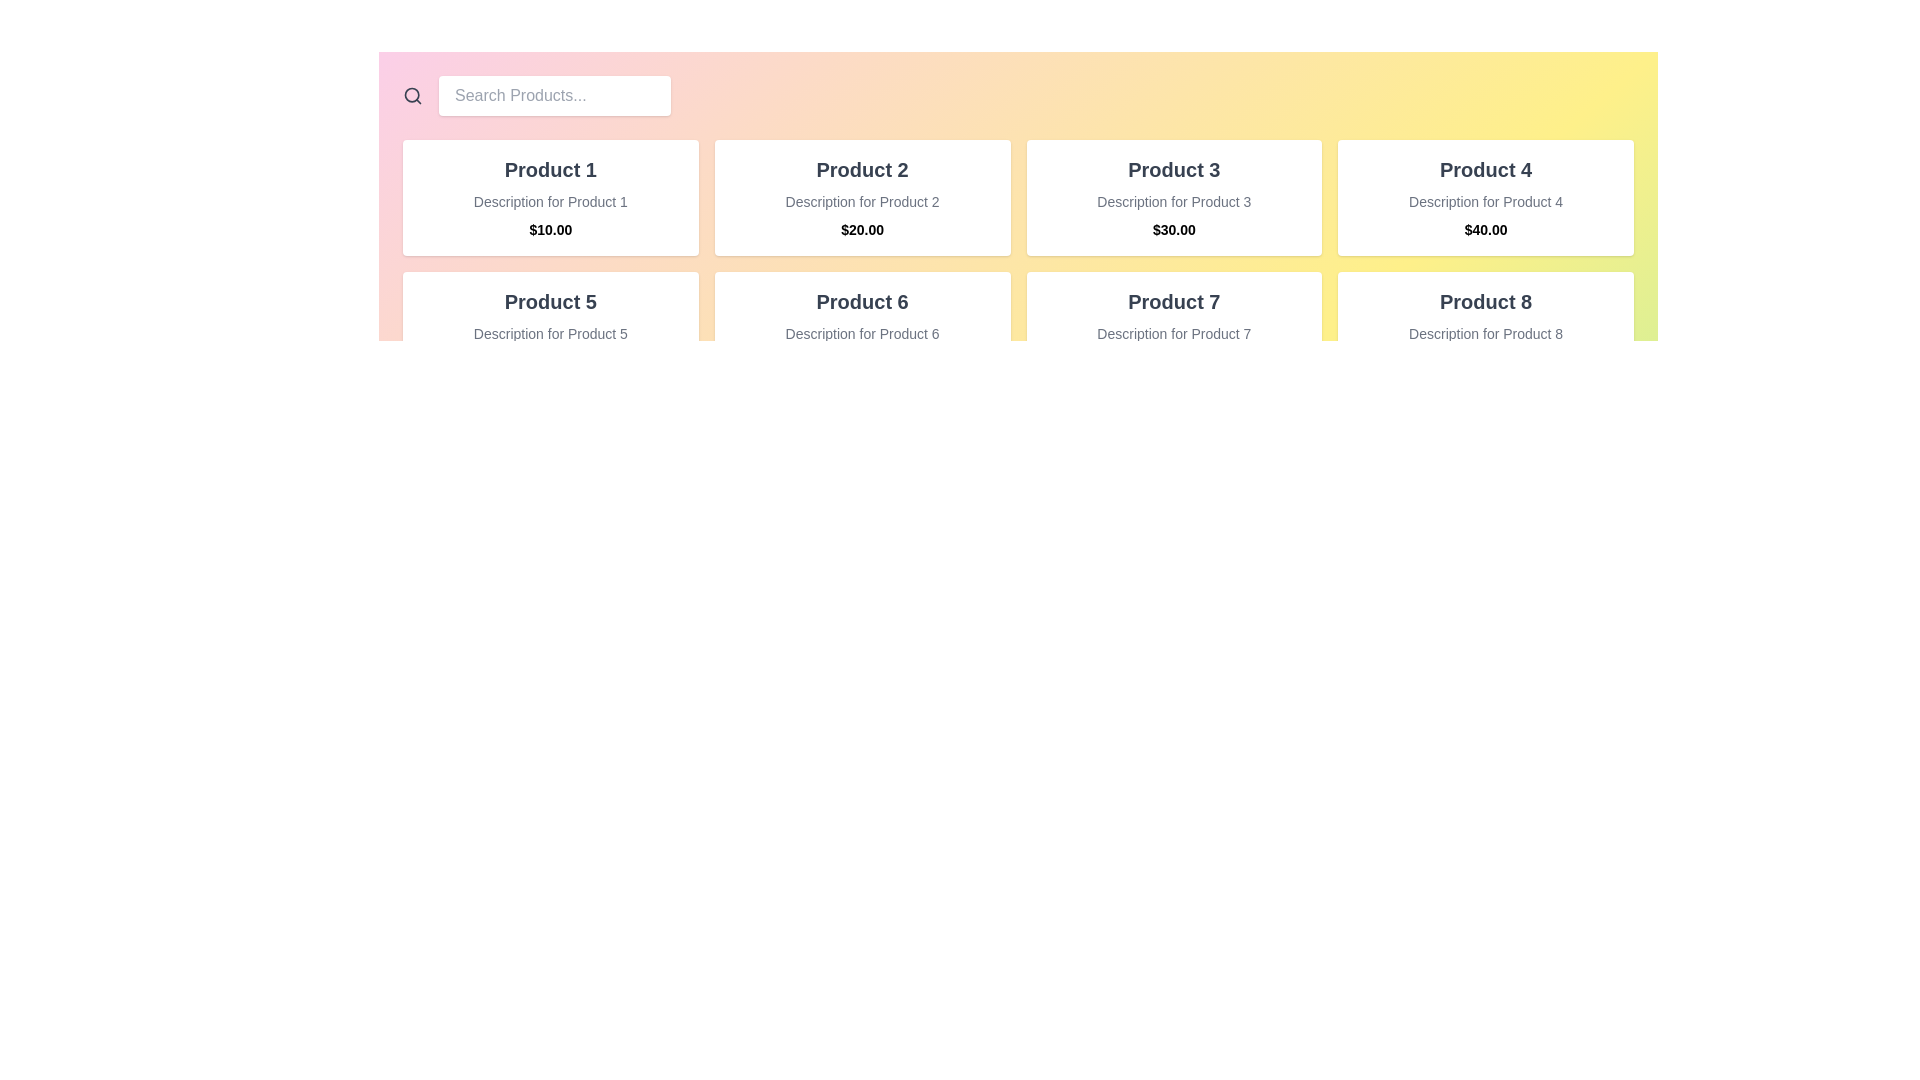  What do you see at coordinates (1486, 329) in the screenshot?
I see `the information card displaying details for 'Product 8', located in the bottom-right corner of the grid layout` at bounding box center [1486, 329].